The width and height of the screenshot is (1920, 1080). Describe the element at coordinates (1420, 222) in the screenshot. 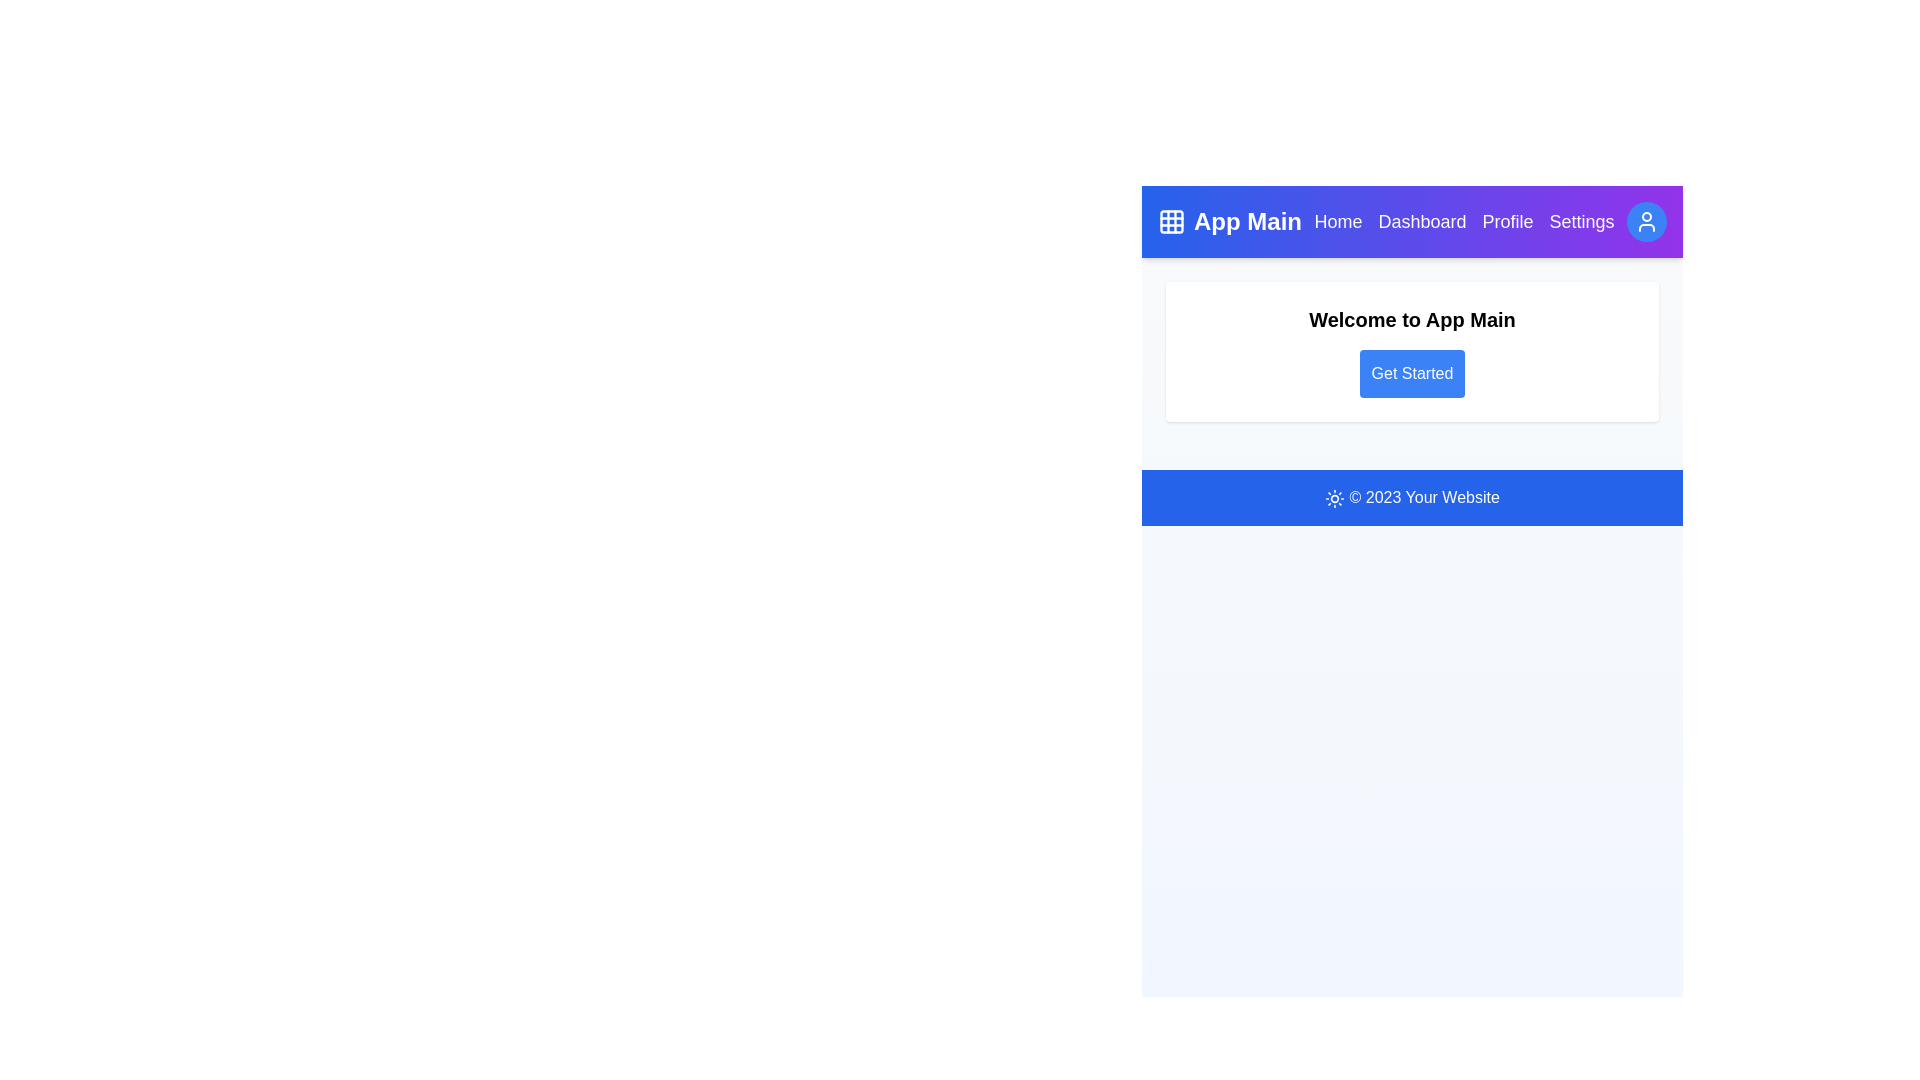

I see `the navigation link labeled Dashboard to navigate to the corresponding section` at that location.